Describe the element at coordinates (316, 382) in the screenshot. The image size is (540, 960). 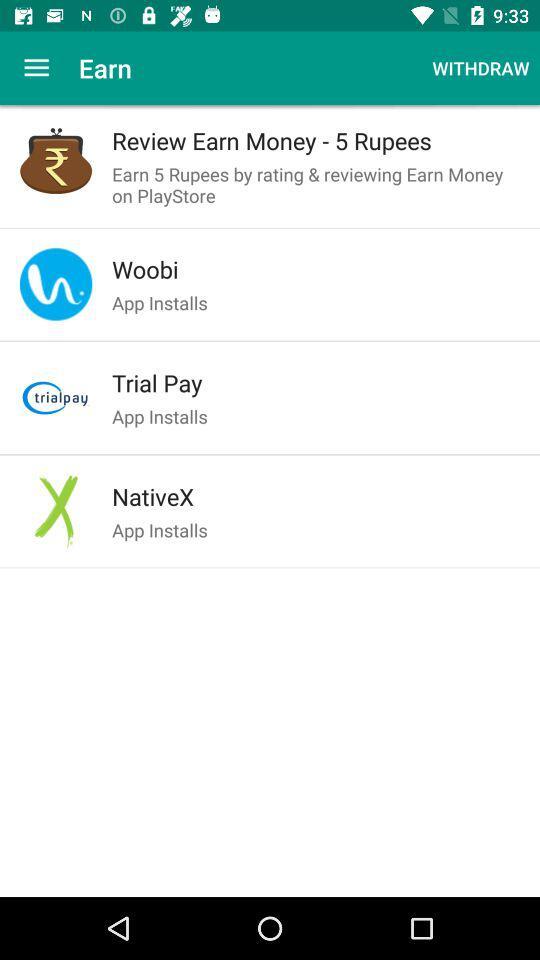
I see `the trial pay icon` at that location.